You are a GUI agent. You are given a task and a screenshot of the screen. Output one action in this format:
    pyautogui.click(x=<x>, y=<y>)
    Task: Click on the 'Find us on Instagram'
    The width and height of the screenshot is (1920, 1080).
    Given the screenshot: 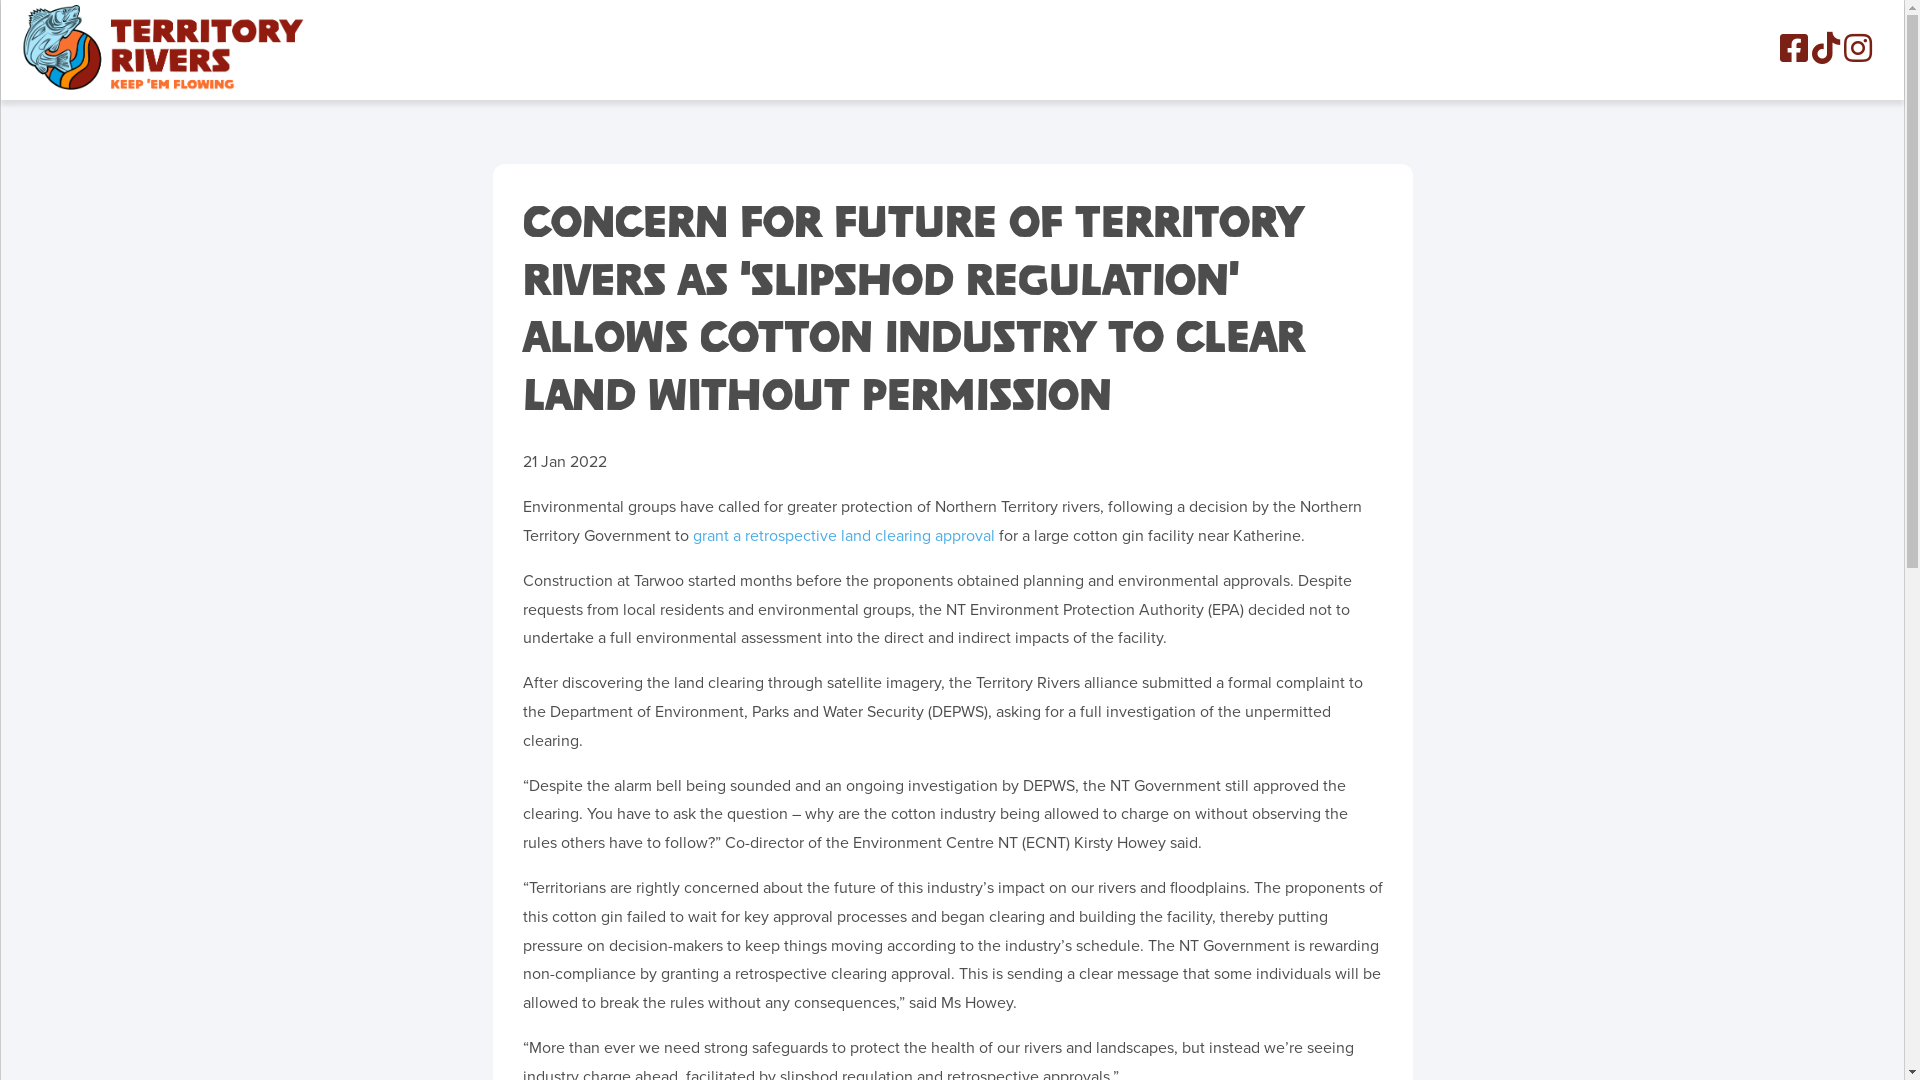 What is the action you would take?
    pyautogui.click(x=1856, y=53)
    